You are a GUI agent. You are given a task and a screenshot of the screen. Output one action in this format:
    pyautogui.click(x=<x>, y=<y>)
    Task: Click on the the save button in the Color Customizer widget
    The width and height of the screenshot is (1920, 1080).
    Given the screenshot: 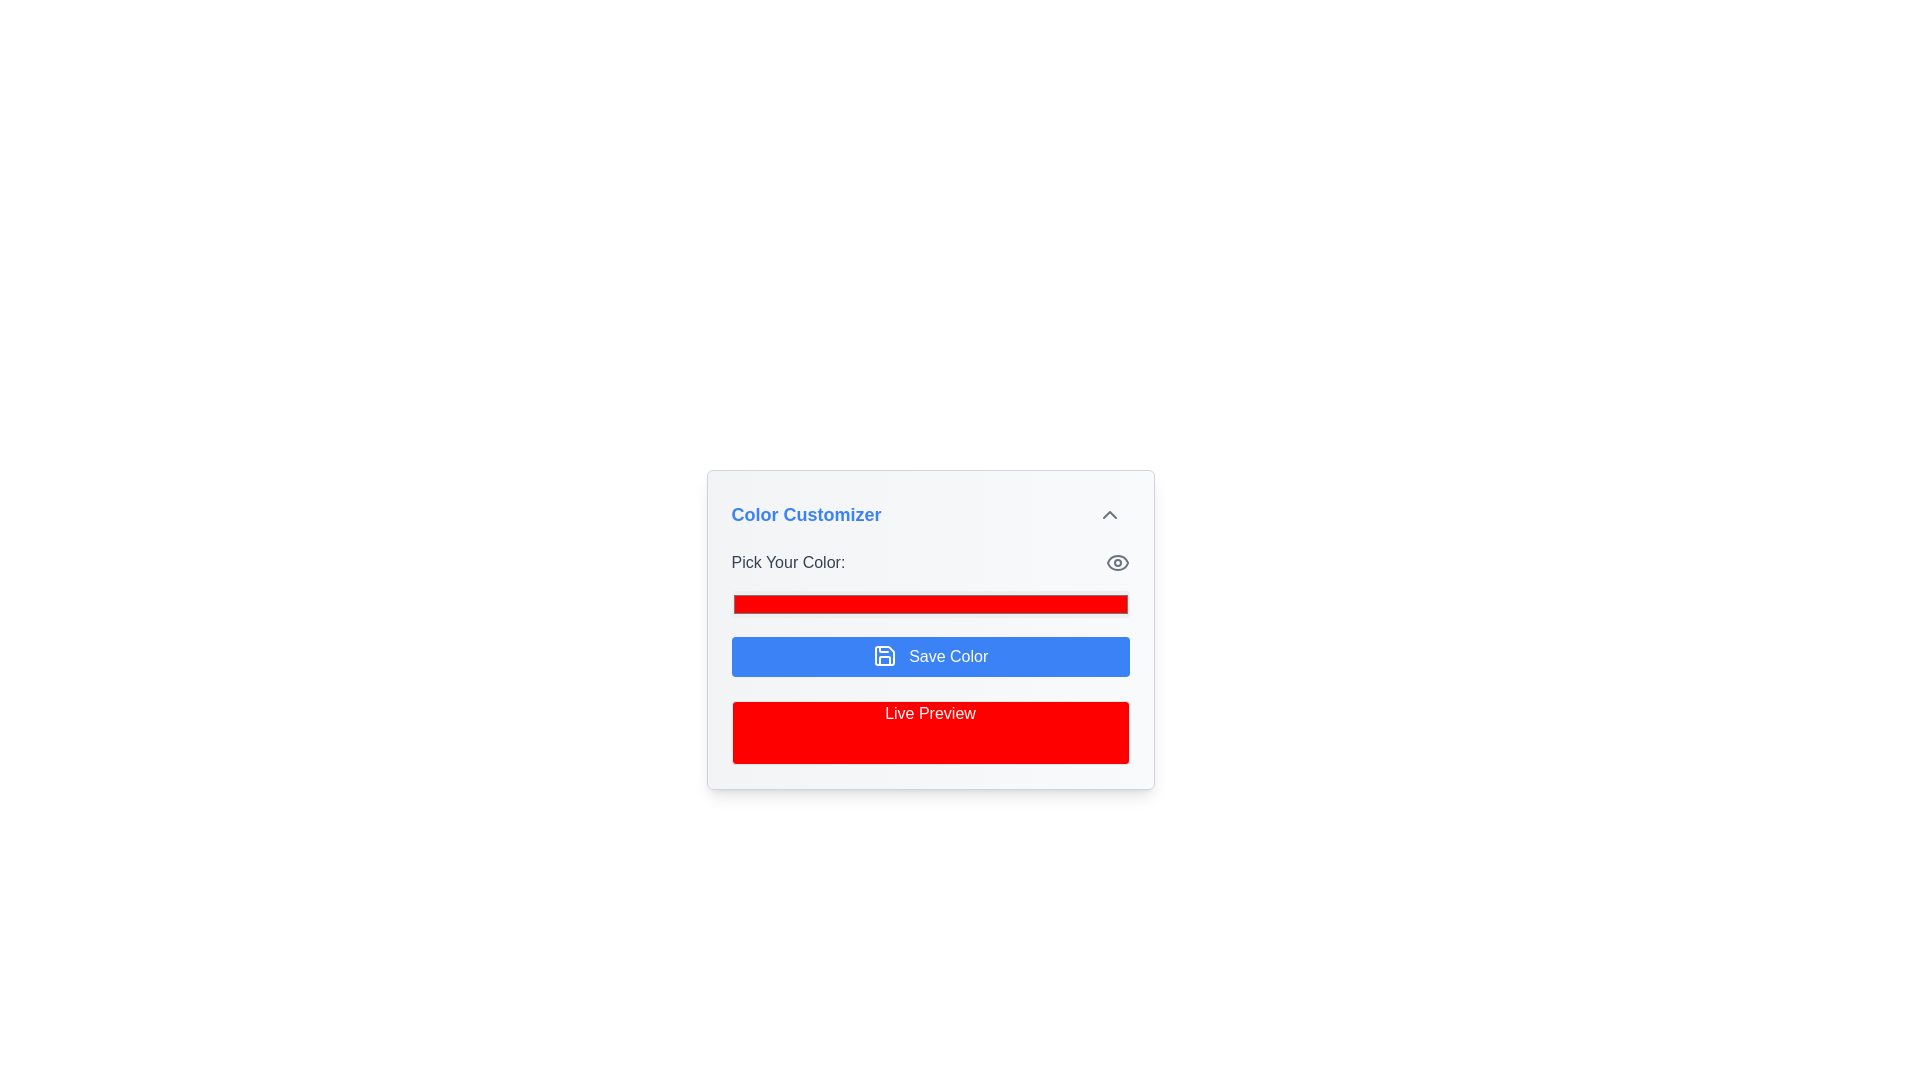 What is the action you would take?
    pyautogui.click(x=929, y=658)
    